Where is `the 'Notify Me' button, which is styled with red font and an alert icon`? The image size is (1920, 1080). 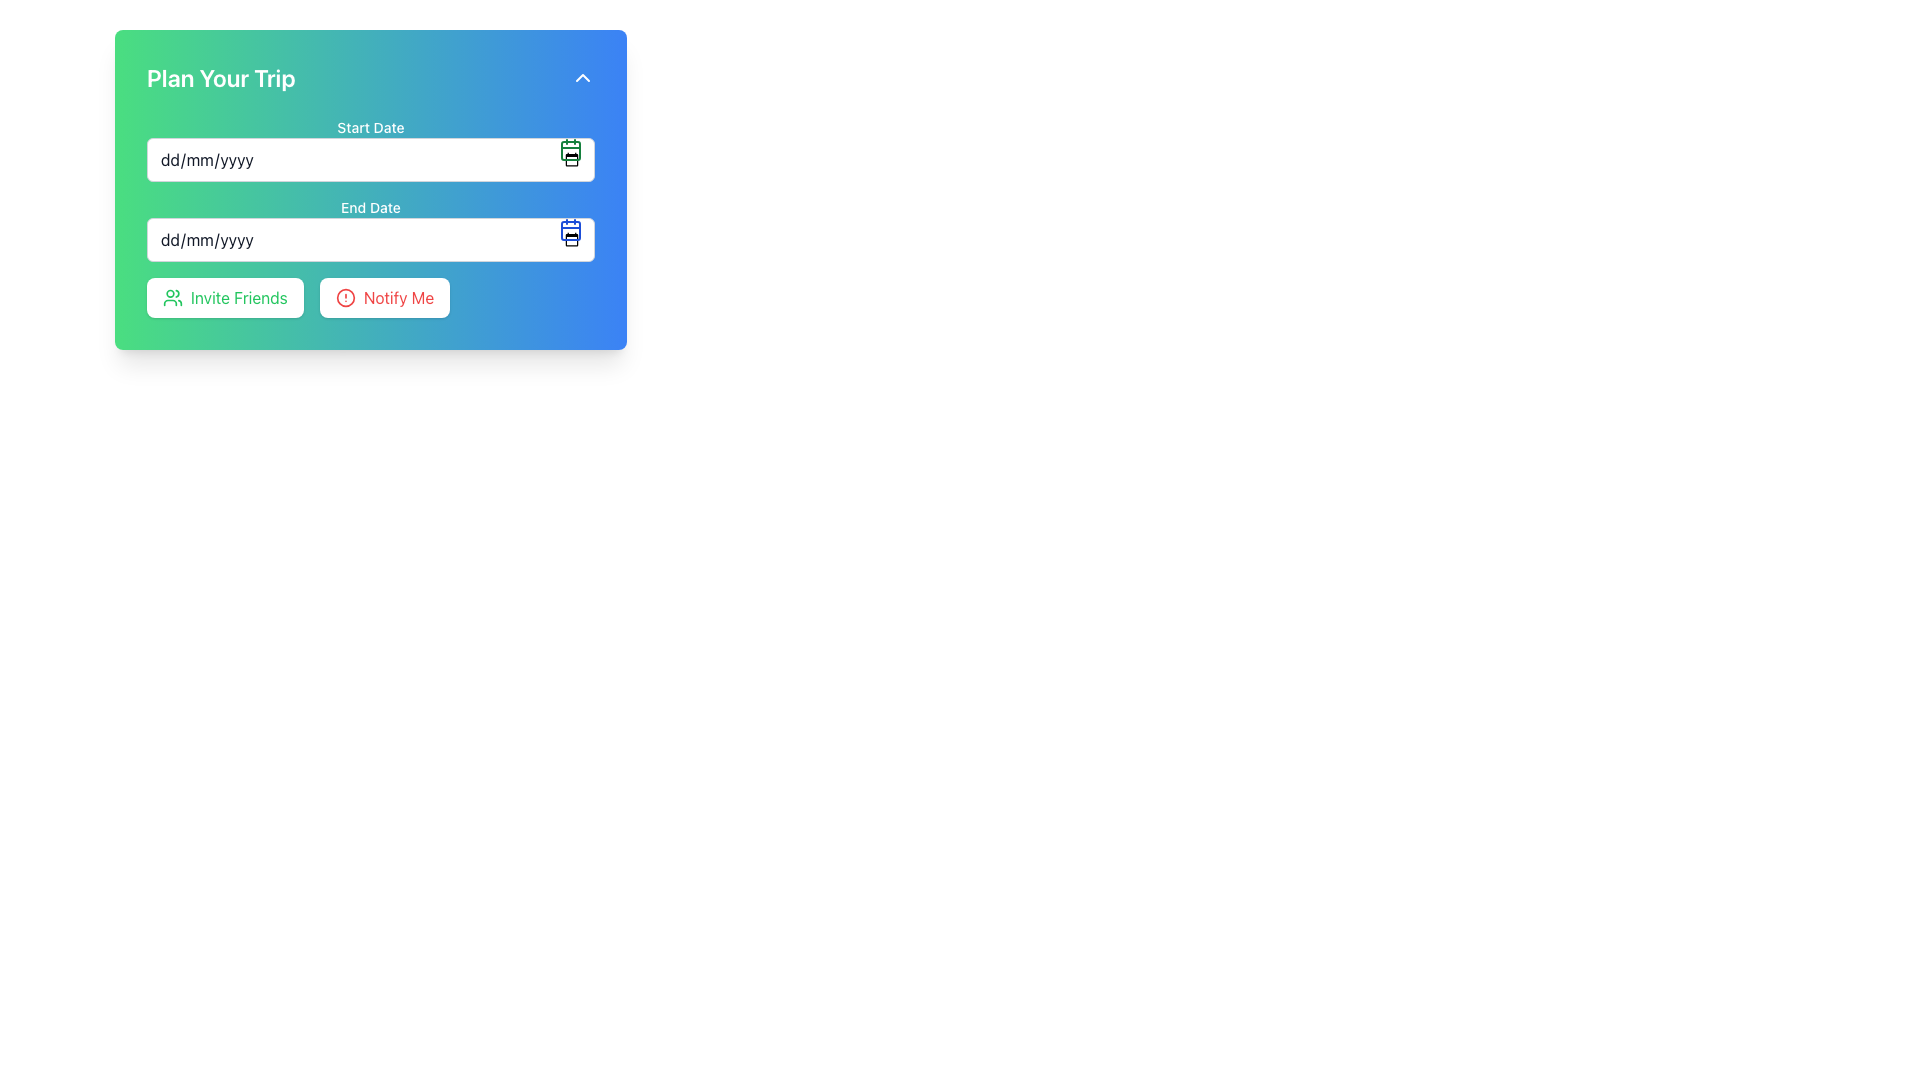 the 'Notify Me' button, which is styled with red font and an alert icon is located at coordinates (384, 297).